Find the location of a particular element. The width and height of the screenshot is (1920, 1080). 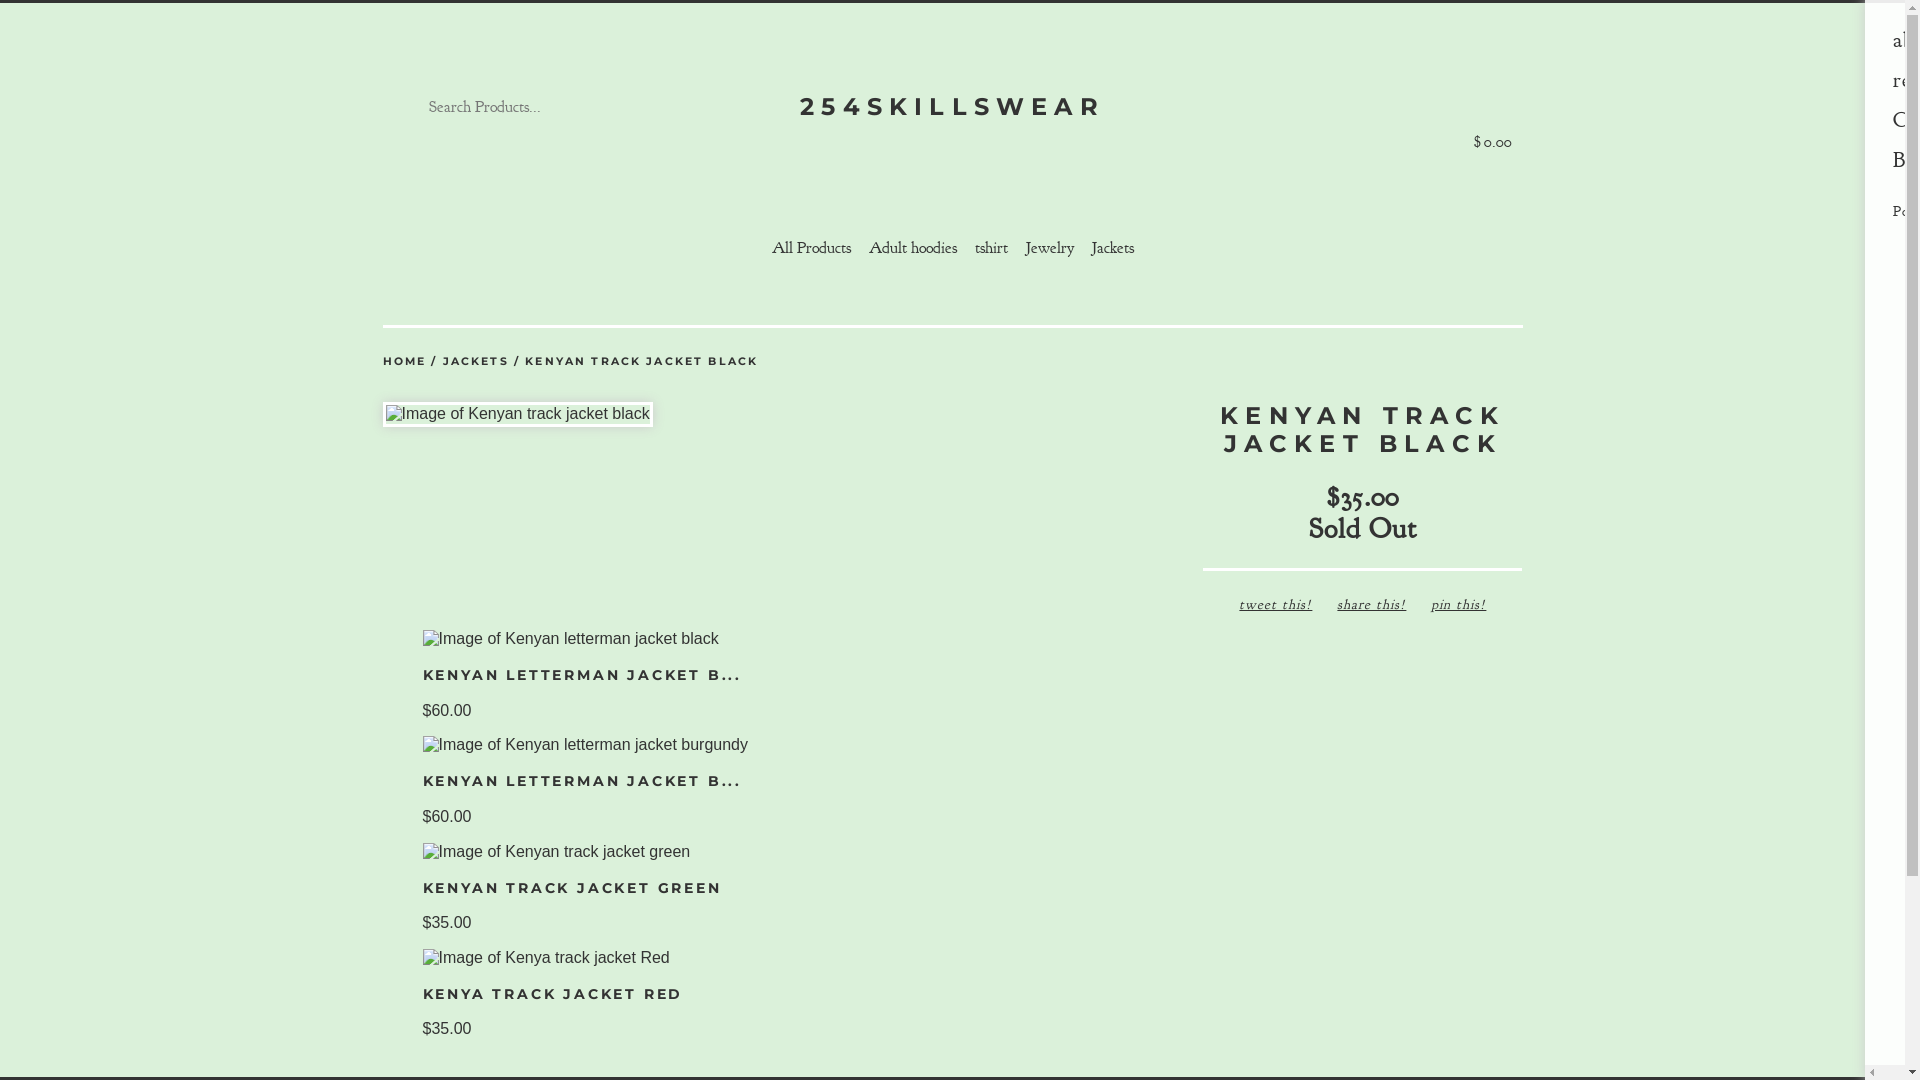

'KENYAN LETTERMAN JACKET B... is located at coordinates (950, 779).